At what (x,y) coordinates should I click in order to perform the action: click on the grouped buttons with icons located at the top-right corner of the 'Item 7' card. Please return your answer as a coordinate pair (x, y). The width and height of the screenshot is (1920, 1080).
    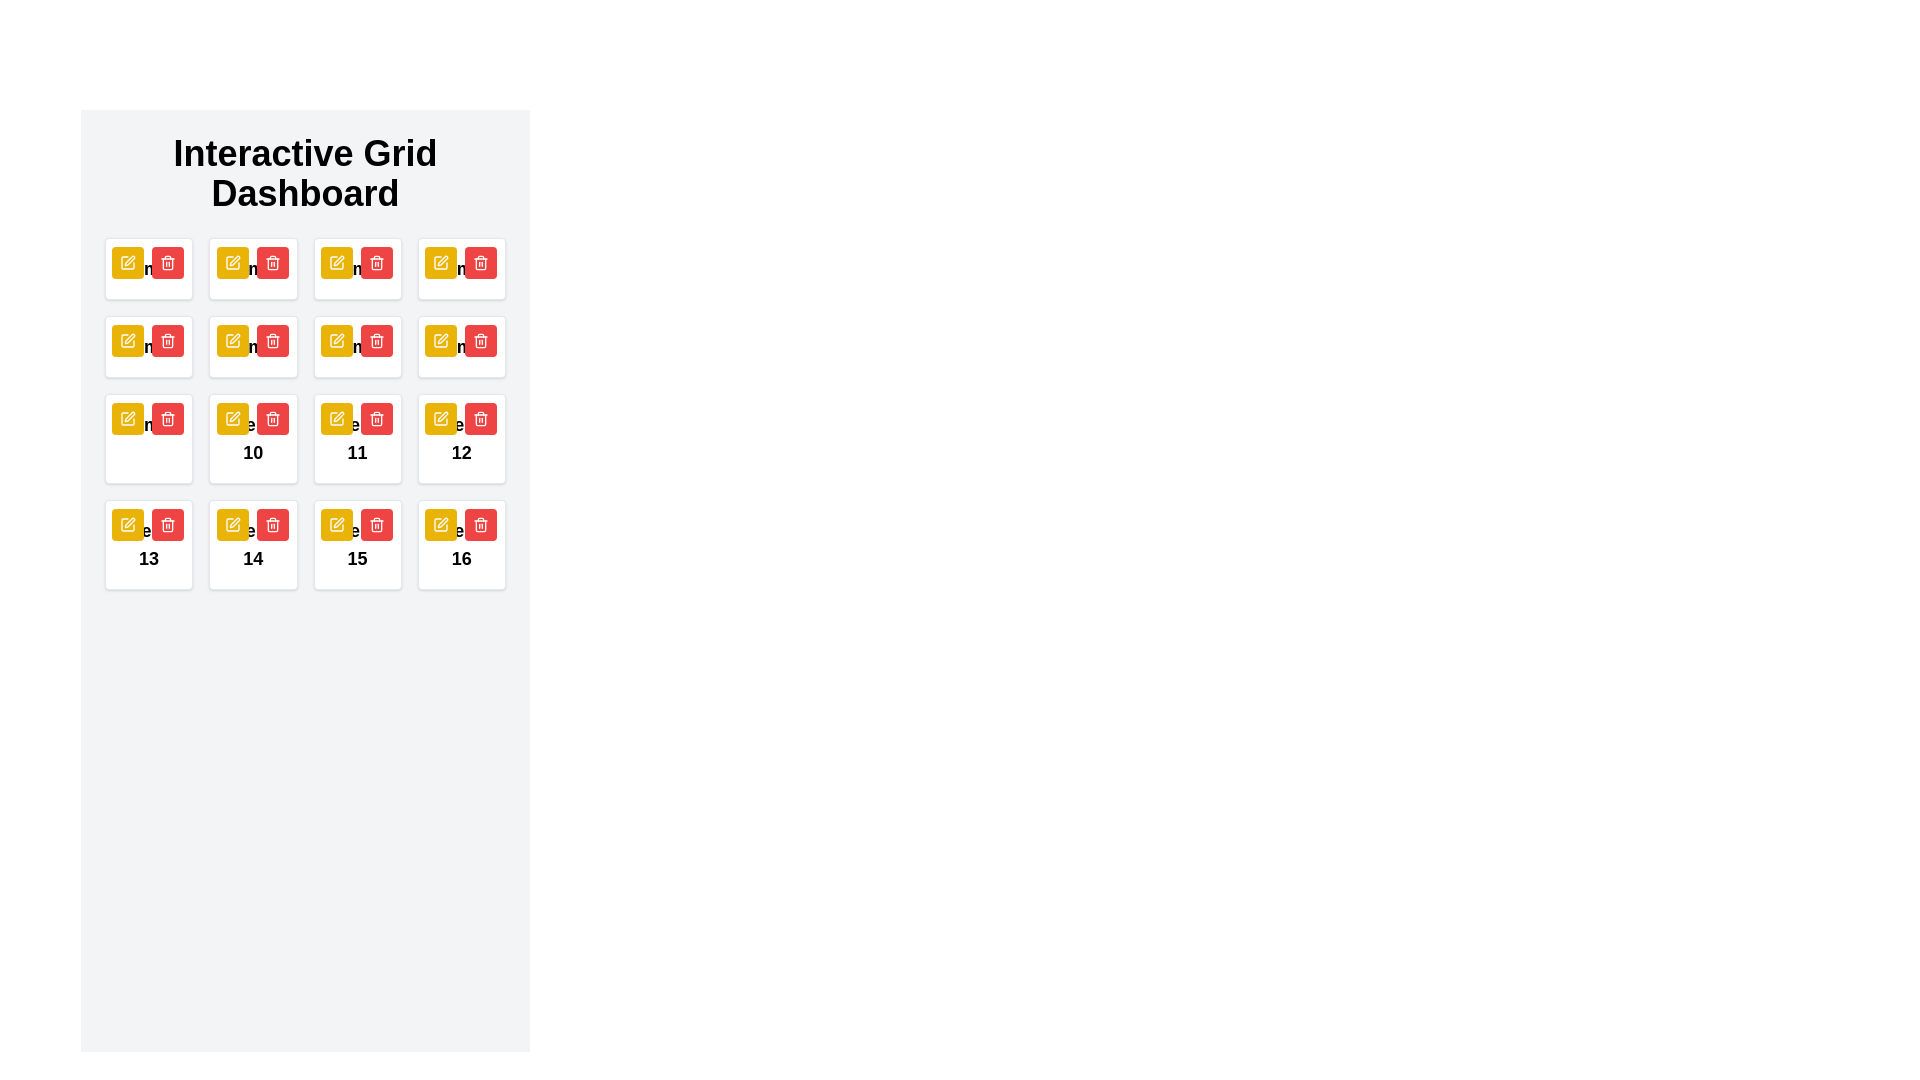
    Looking at the image, I should click on (356, 339).